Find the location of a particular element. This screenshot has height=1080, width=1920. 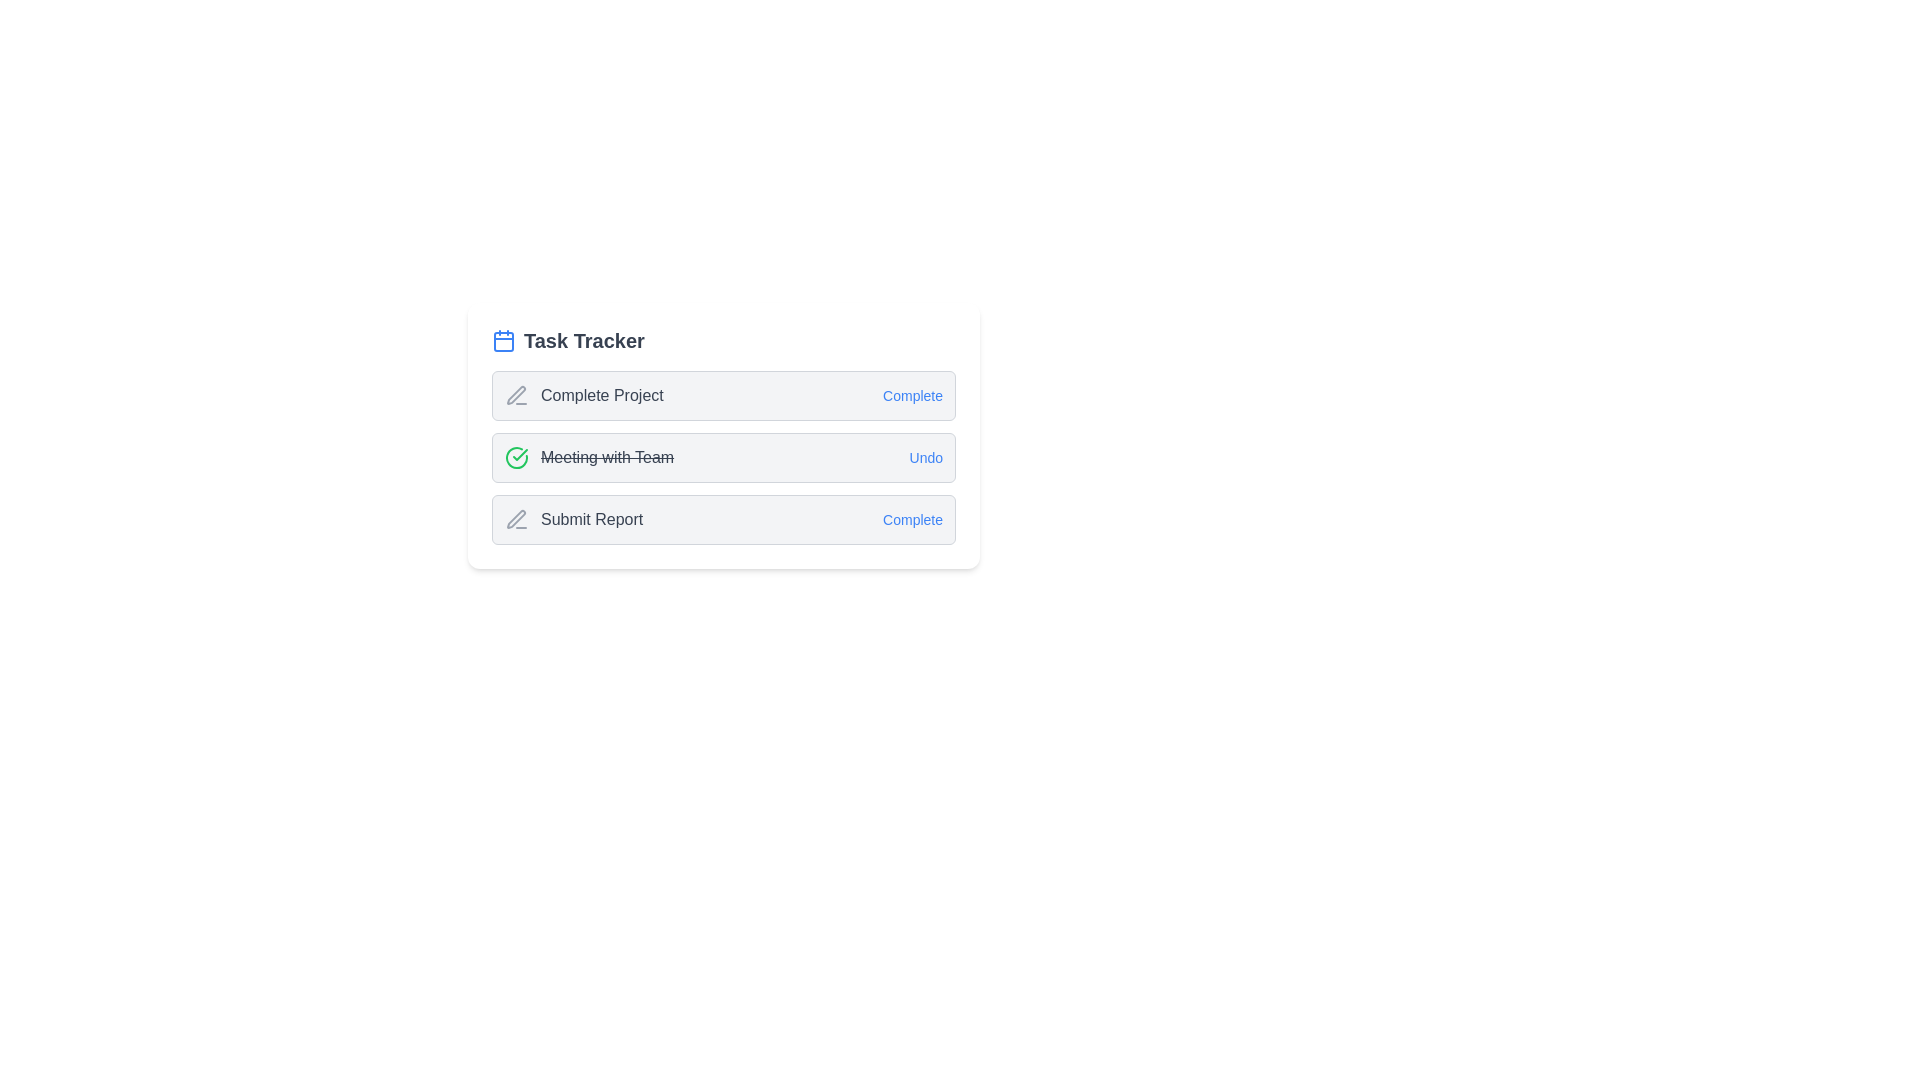

the pen icon next to the 'Submit Report' text is located at coordinates (517, 519).